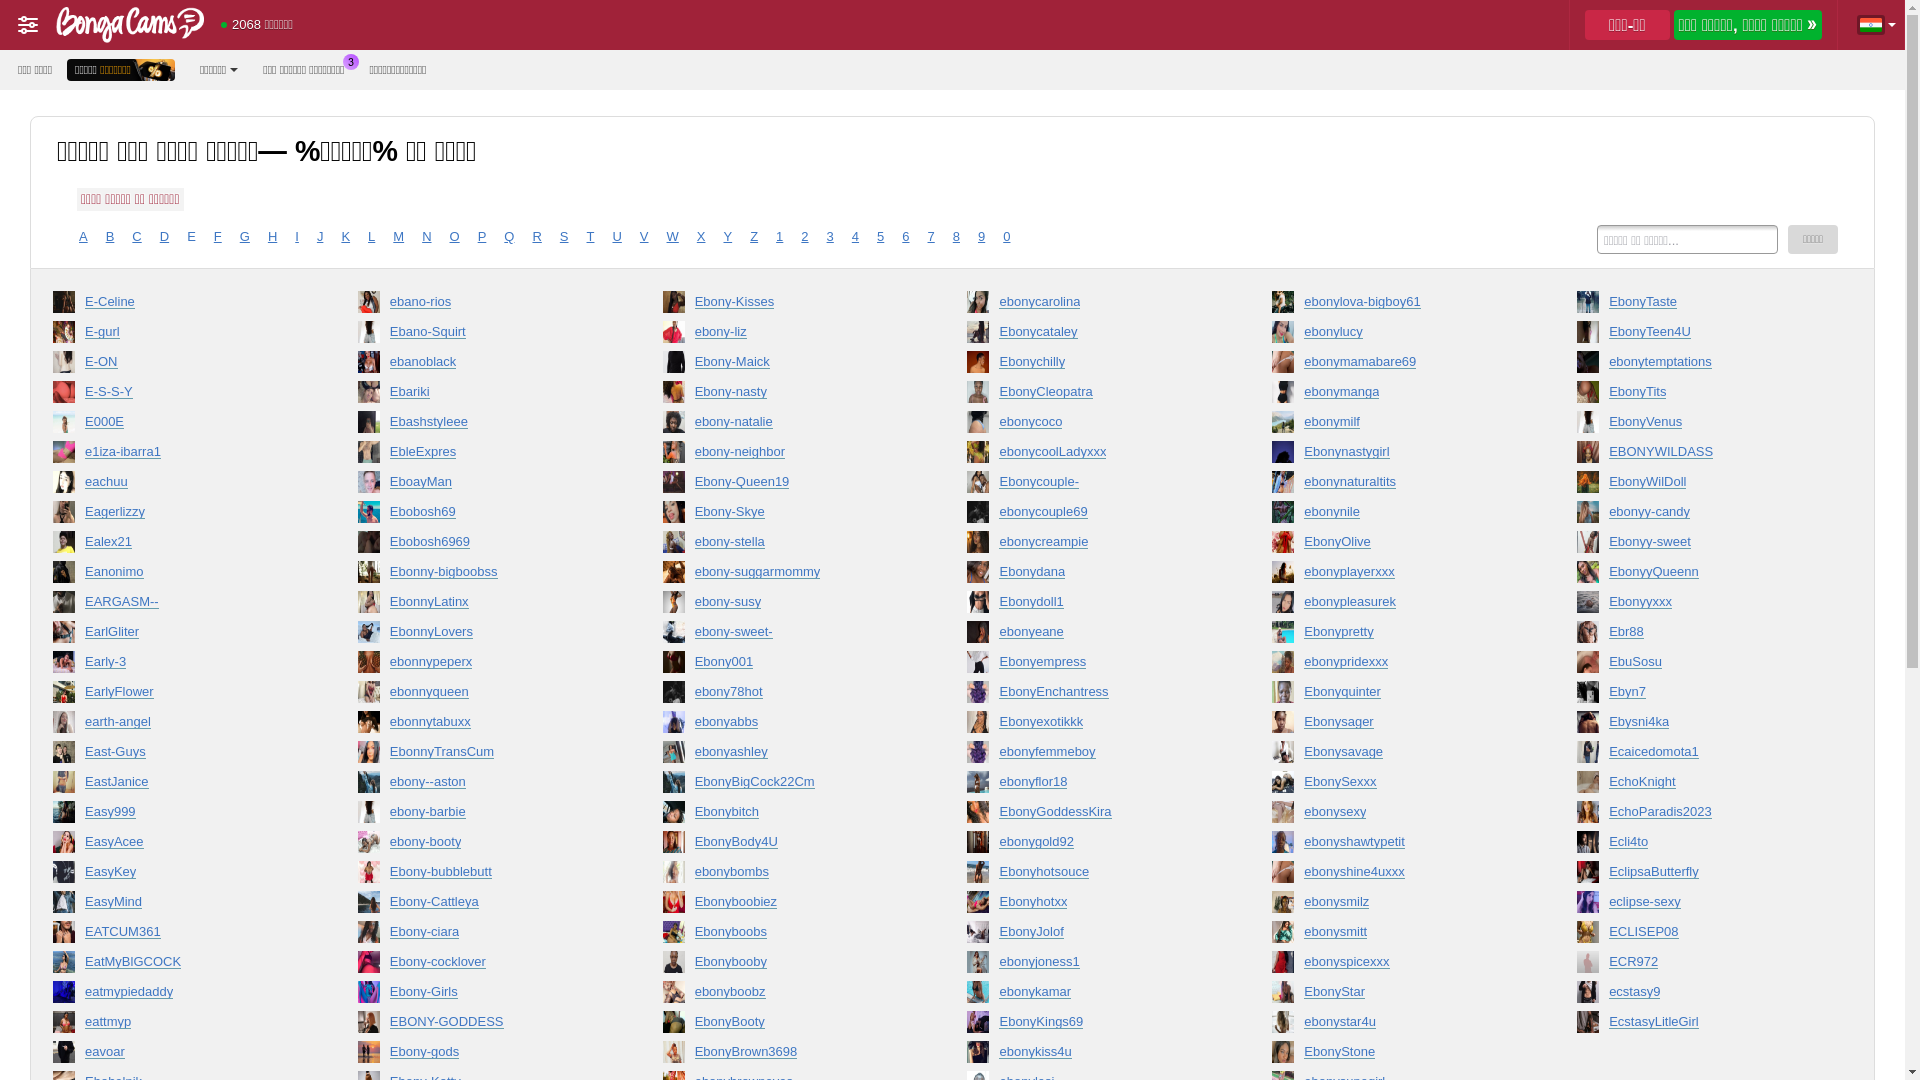 This screenshot has height=1080, width=1920. Describe the element at coordinates (508, 235) in the screenshot. I see `'Q'` at that location.